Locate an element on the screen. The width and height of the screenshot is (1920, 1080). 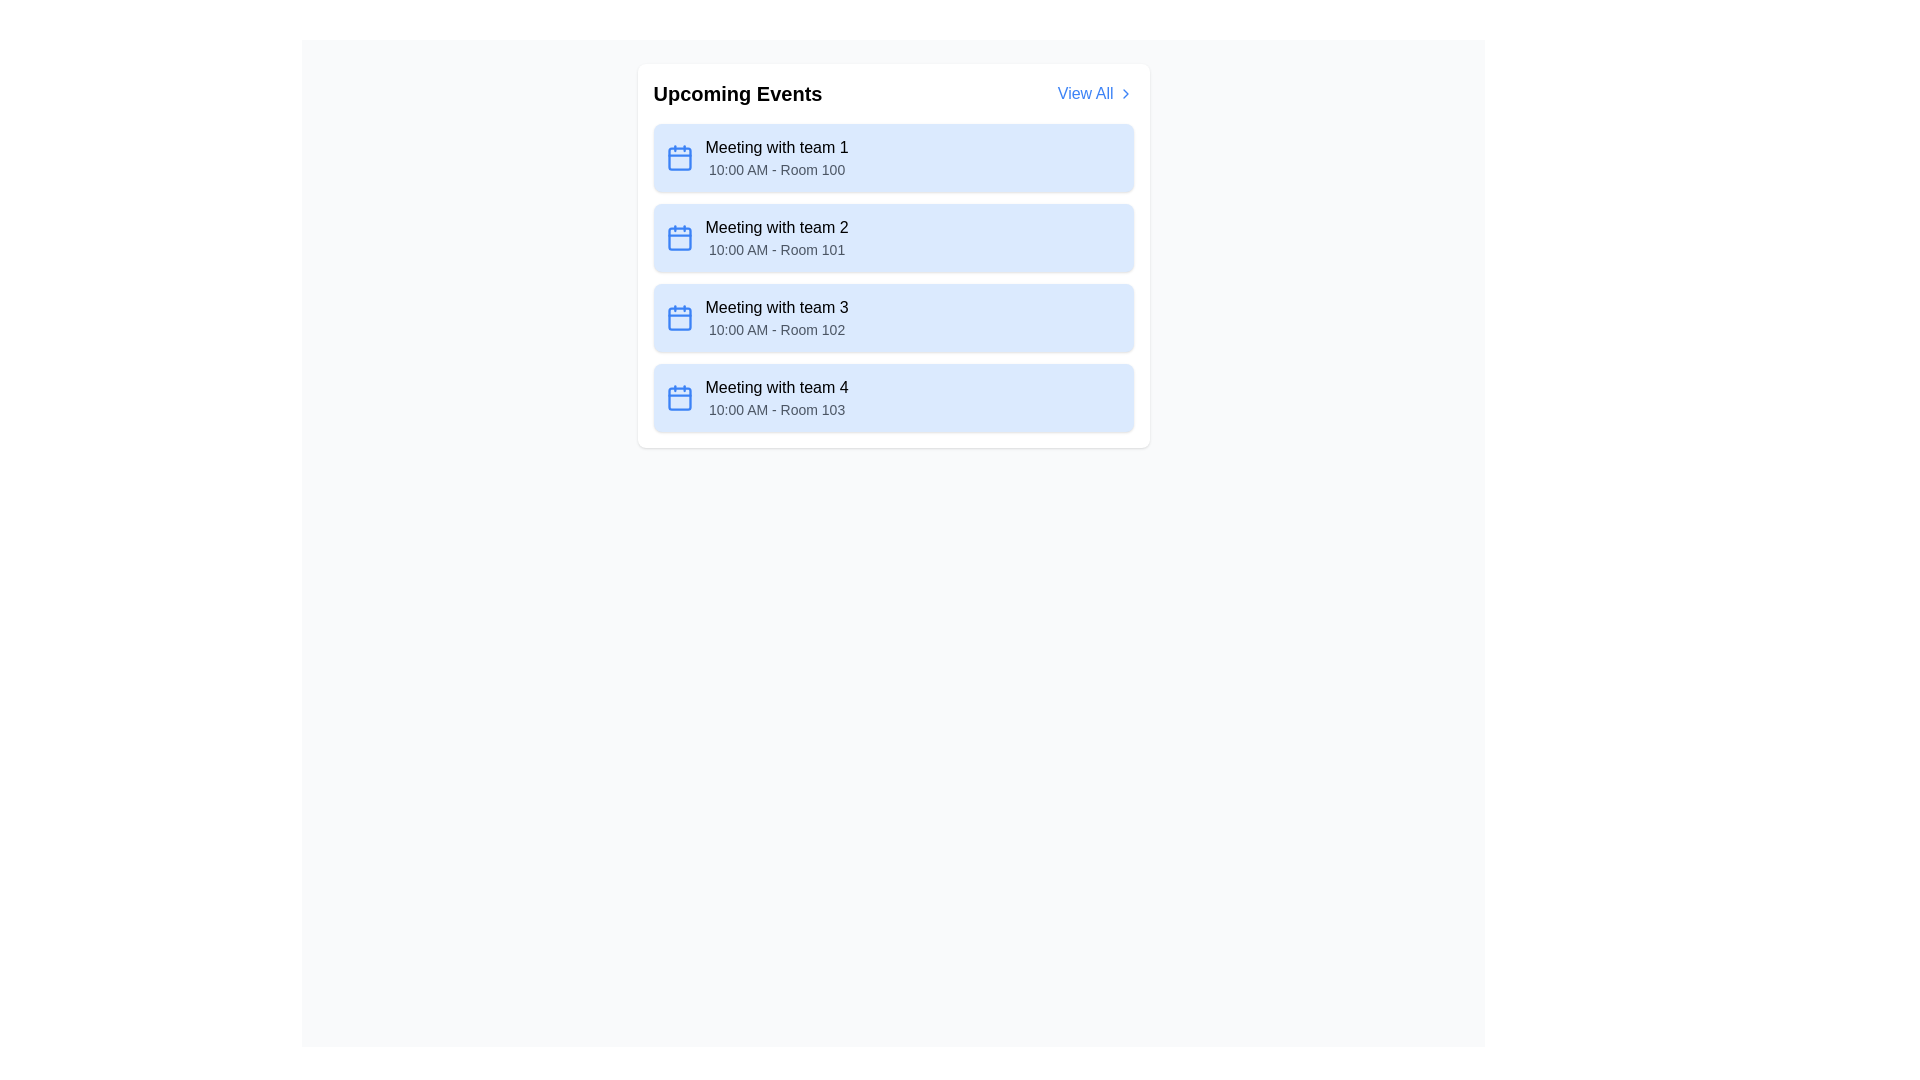
the informational text label displaying time and location details for the event 'Meeting with team 2', located at the bottom section of the second card under 'Upcoming Events' is located at coordinates (776, 249).